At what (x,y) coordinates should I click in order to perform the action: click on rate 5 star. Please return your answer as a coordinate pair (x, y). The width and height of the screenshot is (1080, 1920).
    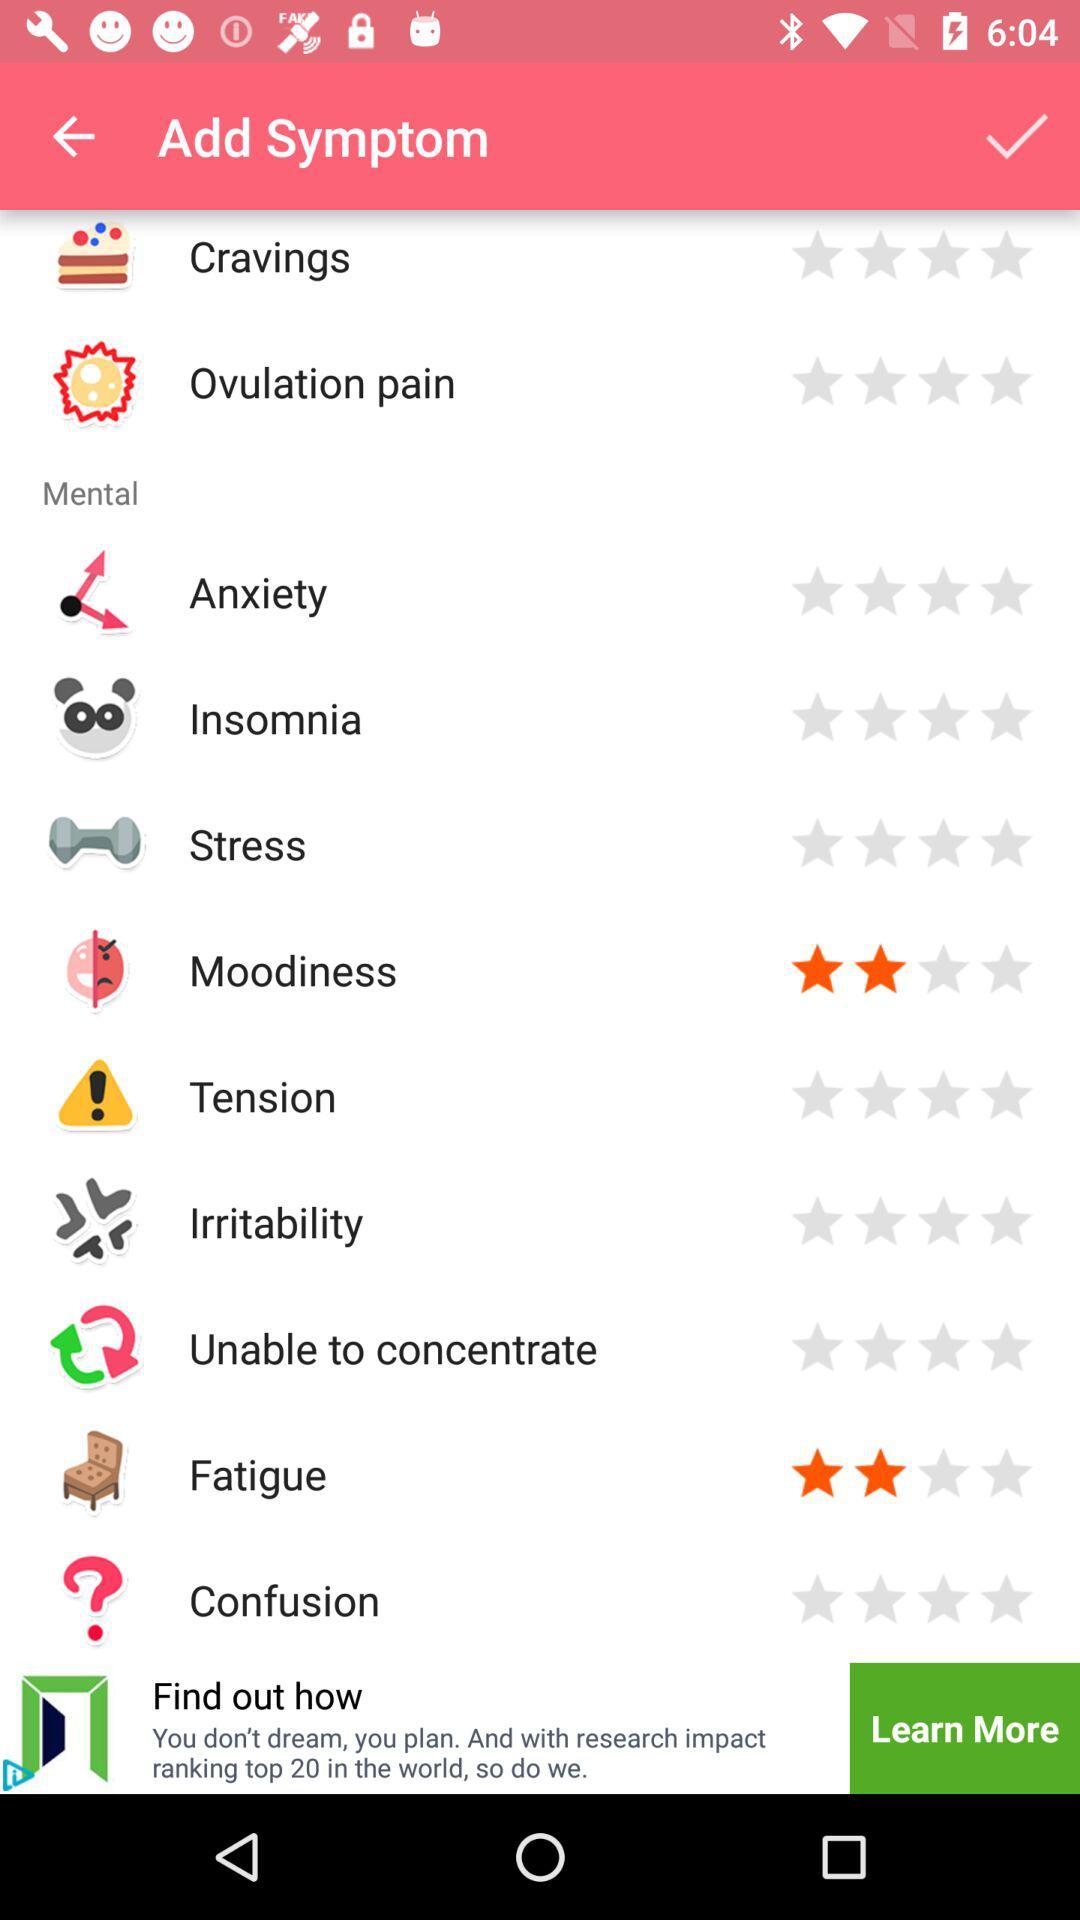
    Looking at the image, I should click on (1006, 1473).